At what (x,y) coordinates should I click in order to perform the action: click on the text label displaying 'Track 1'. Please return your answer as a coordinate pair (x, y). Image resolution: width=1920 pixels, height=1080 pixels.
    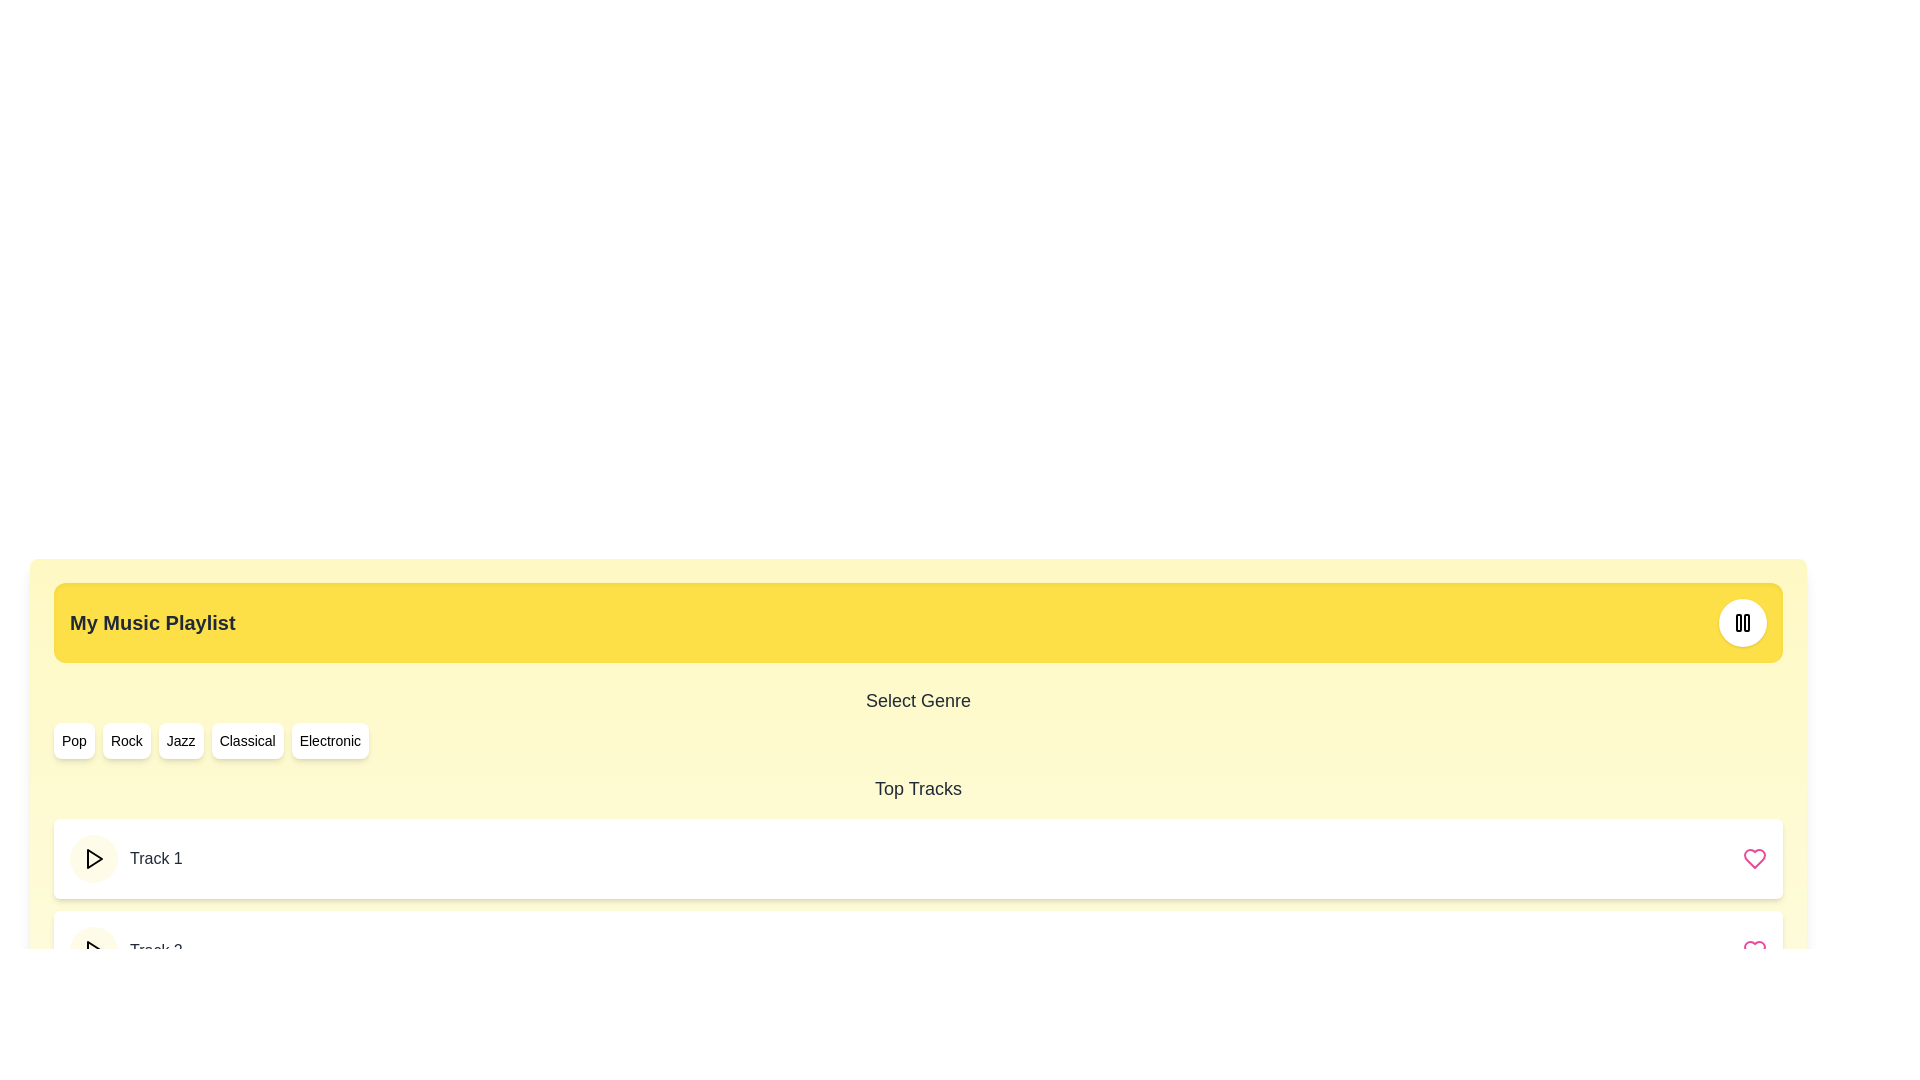
    Looking at the image, I should click on (155, 858).